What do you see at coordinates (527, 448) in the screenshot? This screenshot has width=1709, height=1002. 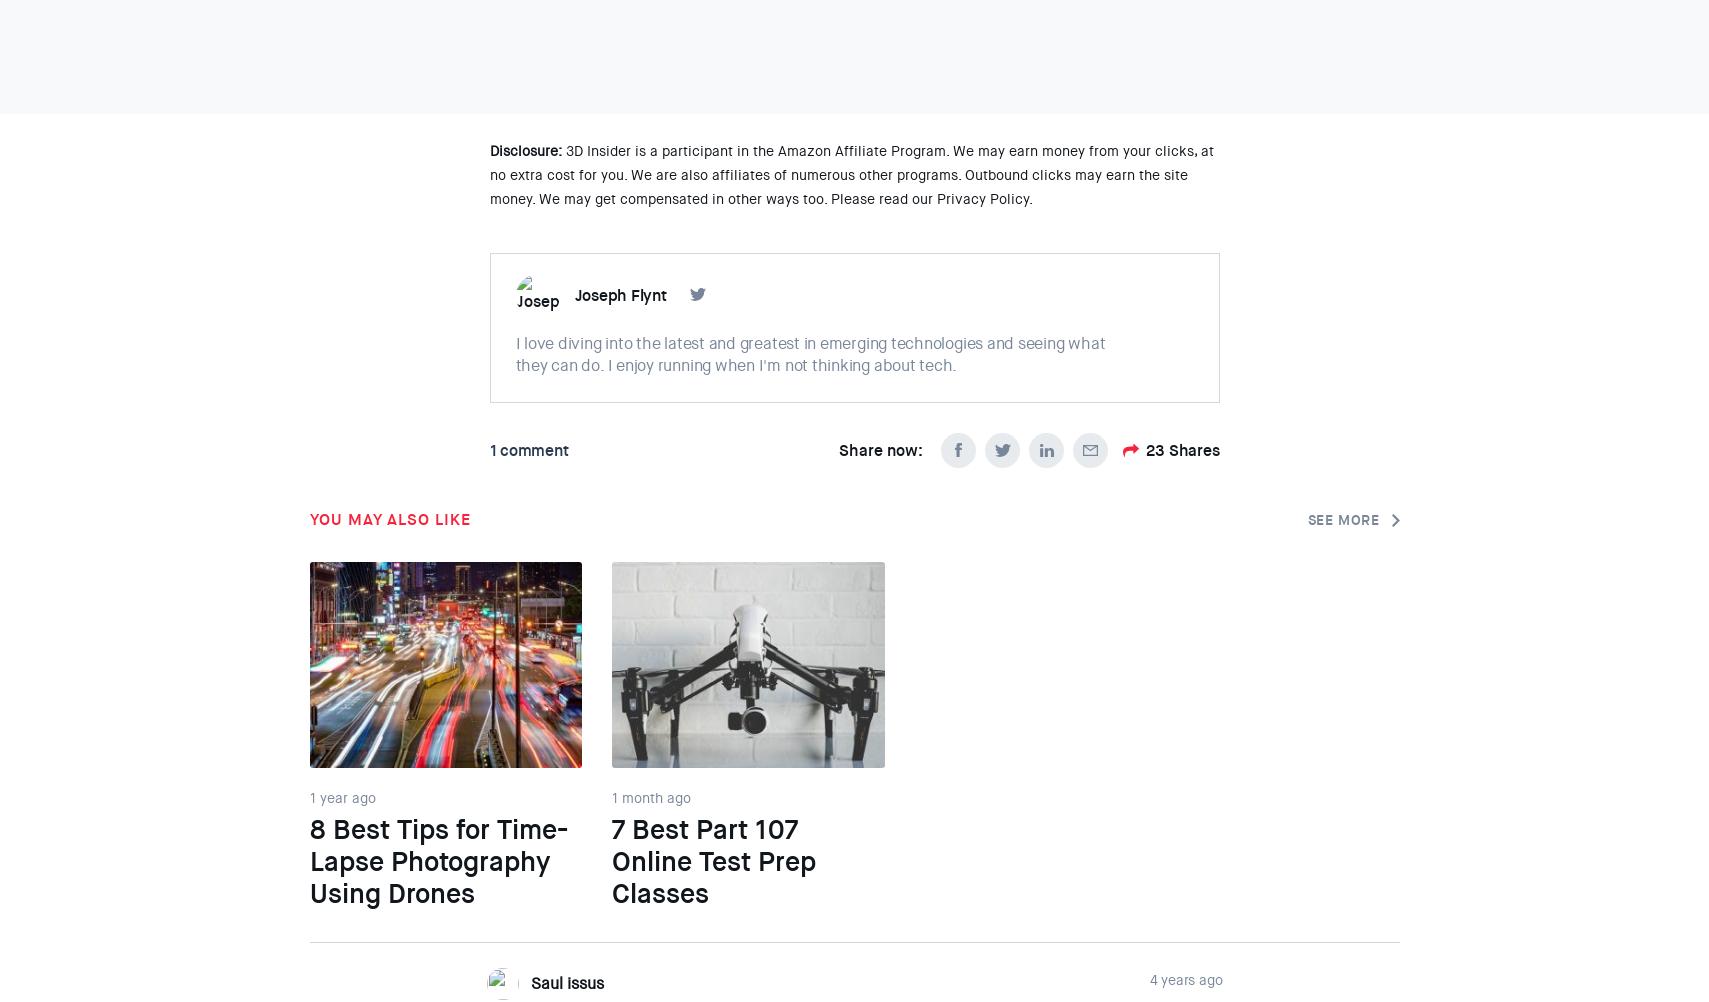 I see `'1 comment'` at bounding box center [527, 448].